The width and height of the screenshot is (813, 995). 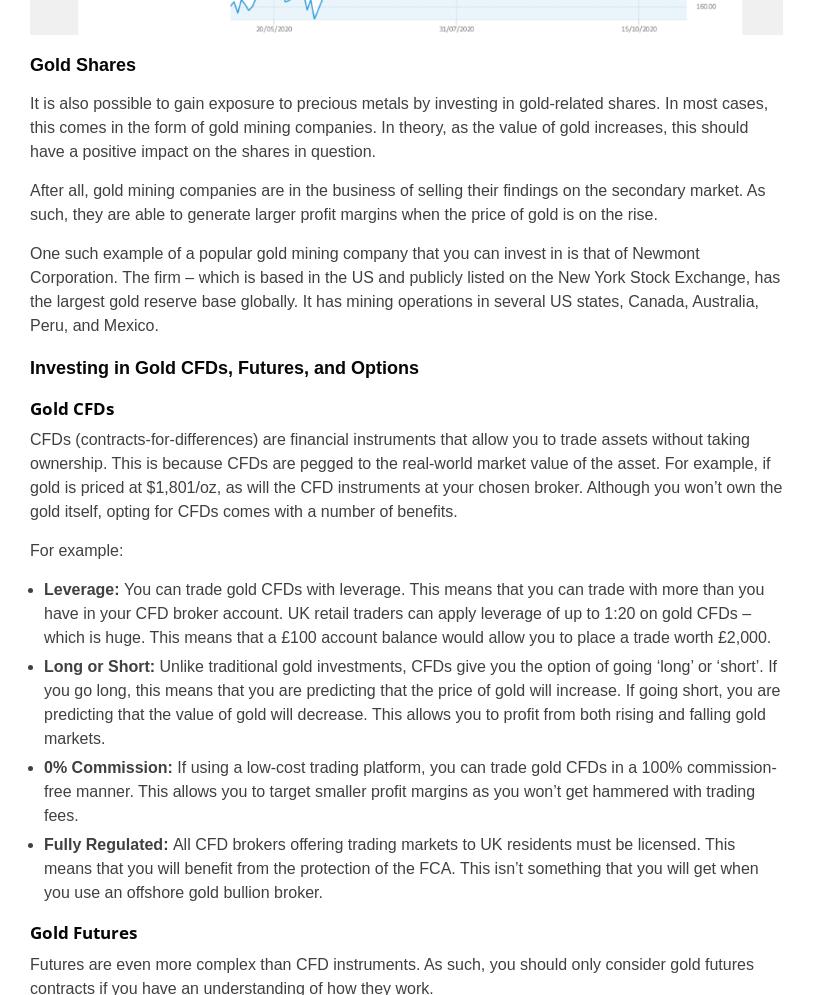 What do you see at coordinates (409, 791) in the screenshot?
I see `'If using a low-cost trading platform, you can trade gold CFDs in a 100% commission-free manner. This allows you to target smaller profit margins as you won’t get hammered with trading fees.'` at bounding box center [409, 791].